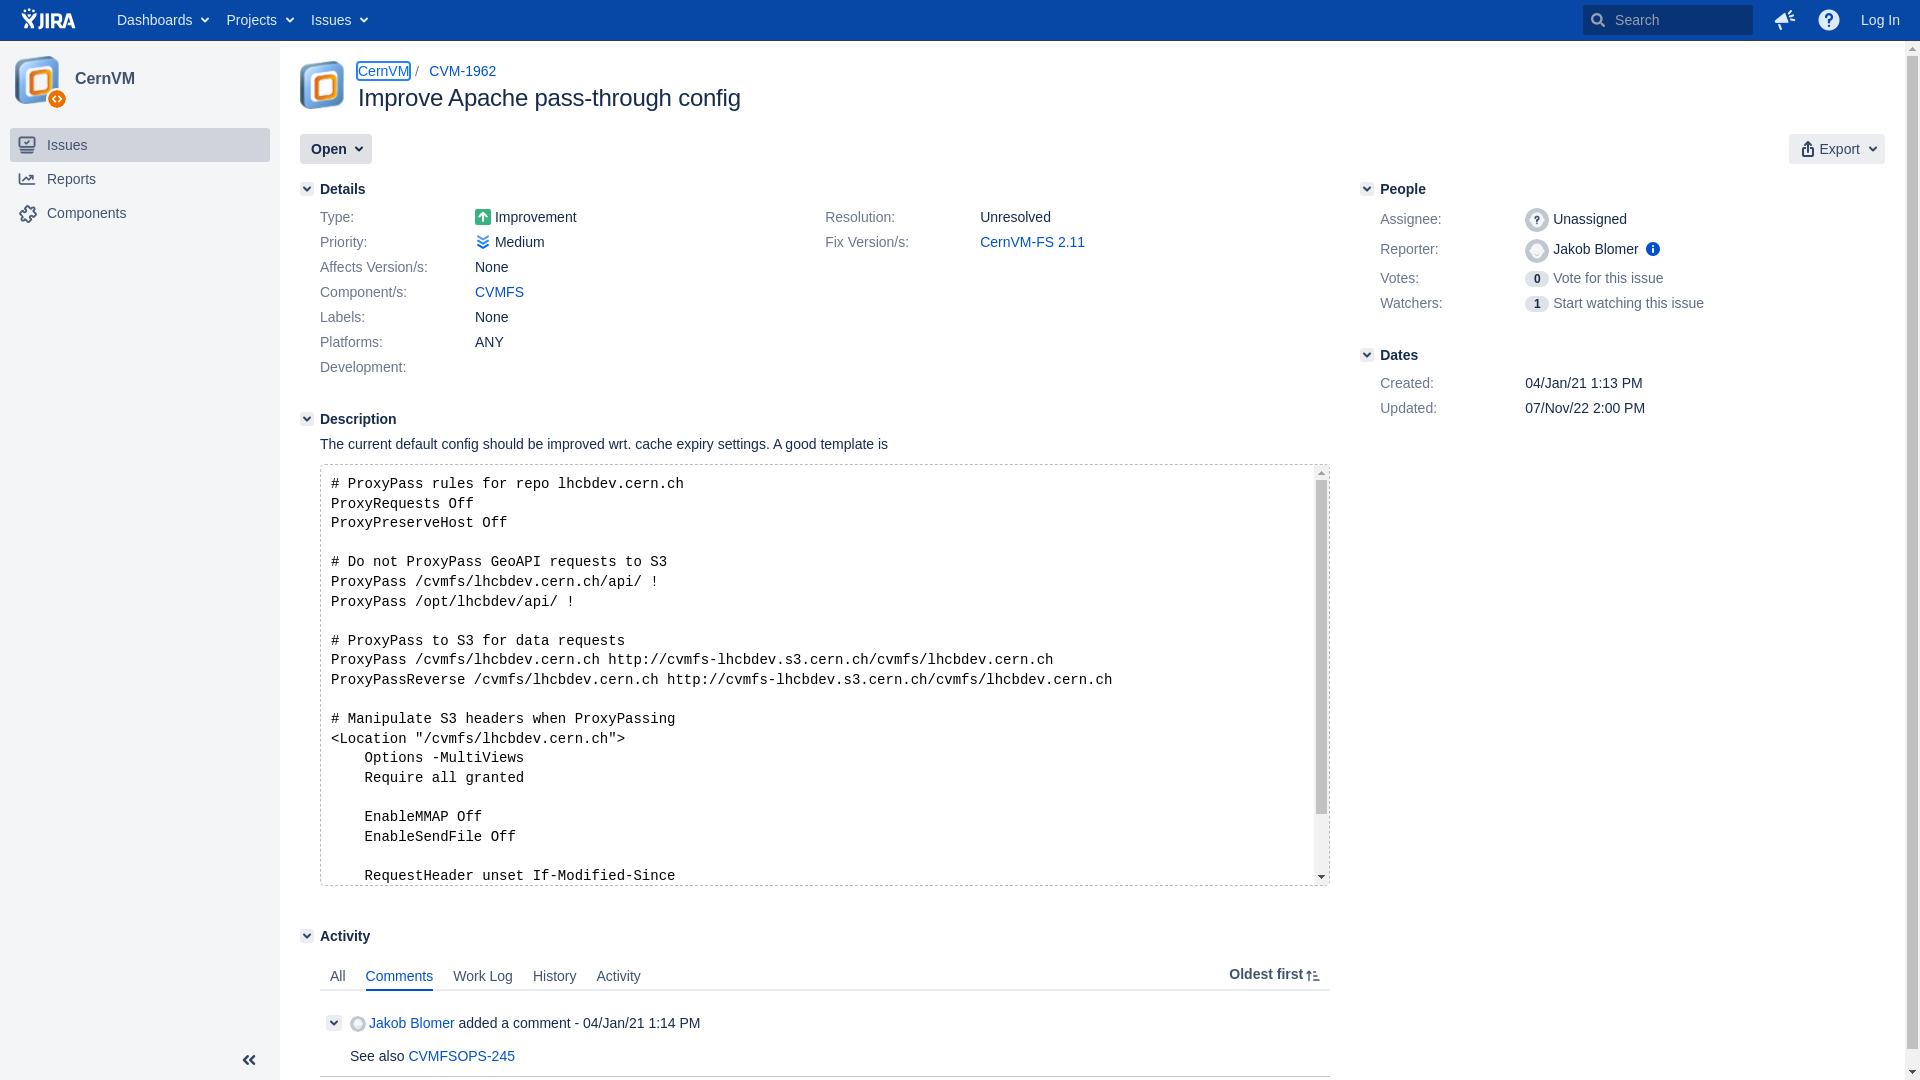  I want to click on 'Help', so click(1806, 19).